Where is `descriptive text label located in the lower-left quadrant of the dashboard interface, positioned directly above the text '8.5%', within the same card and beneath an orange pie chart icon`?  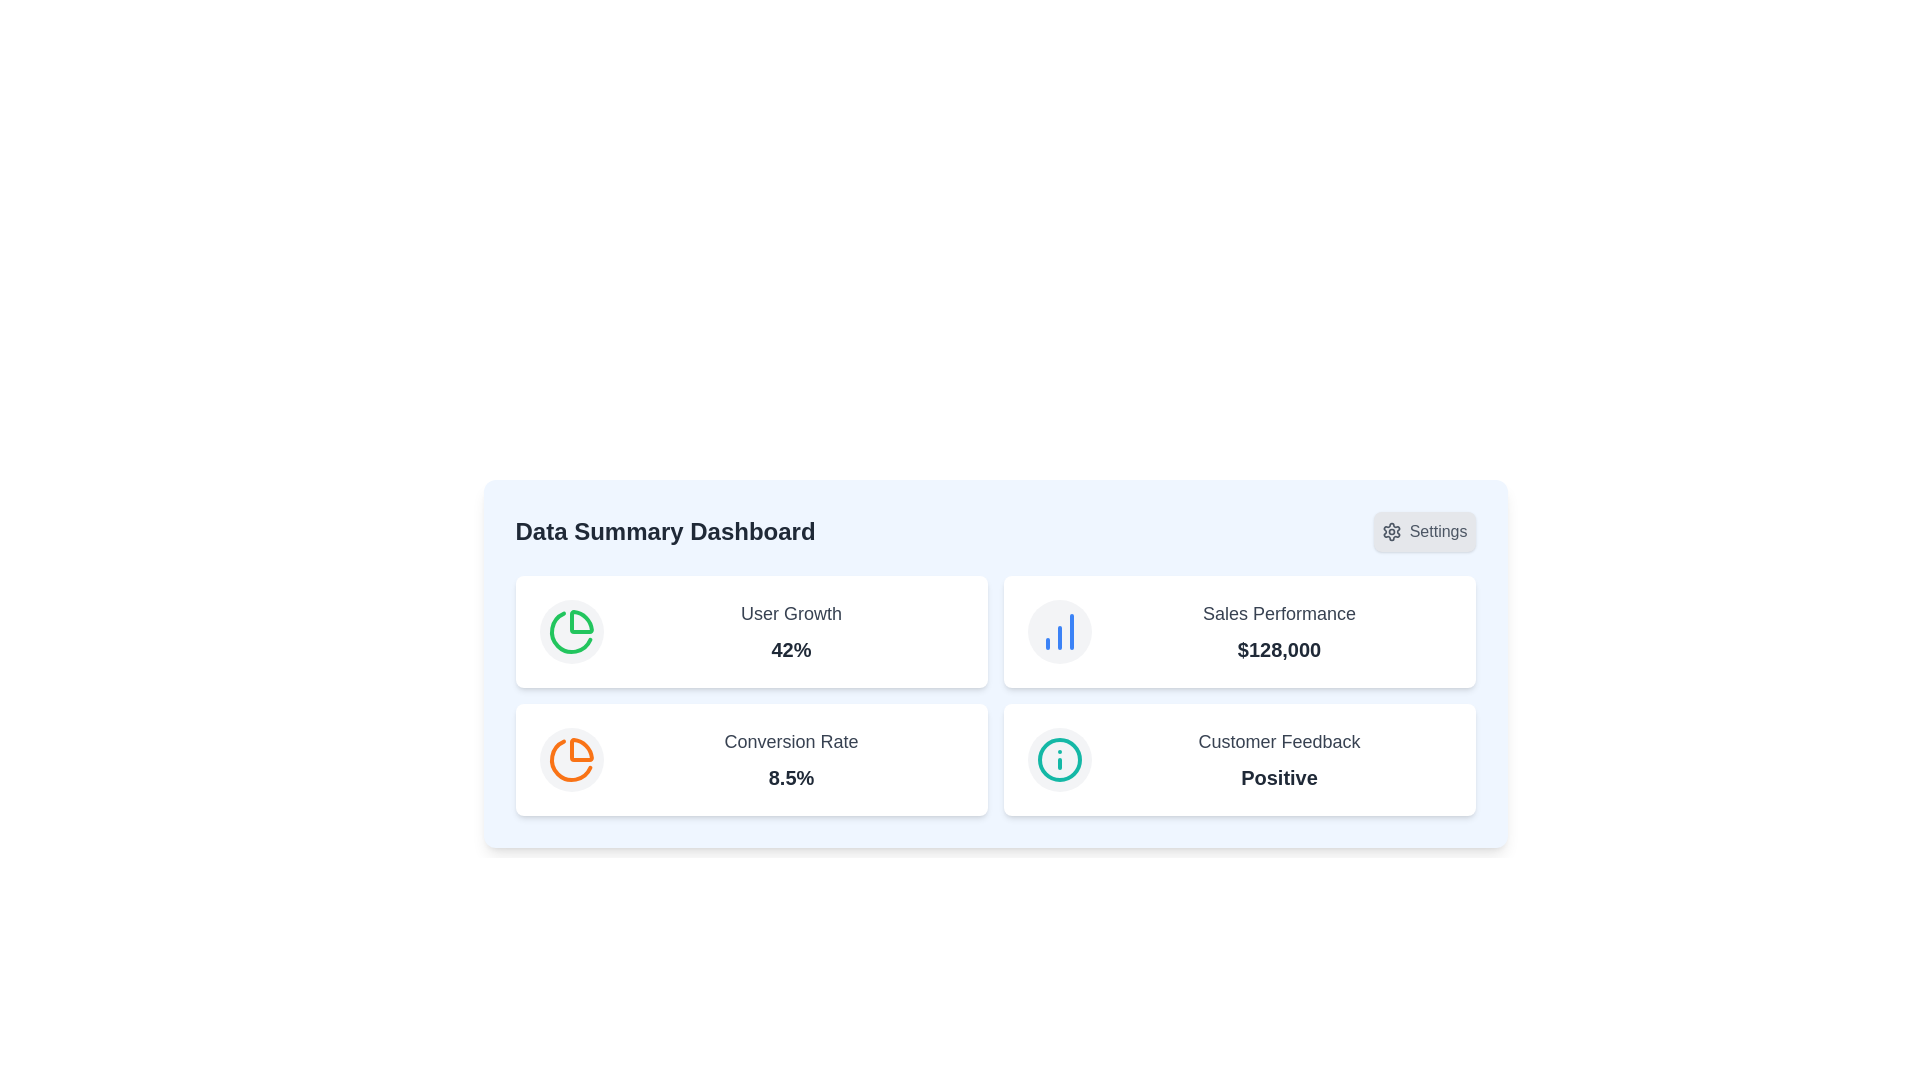
descriptive text label located in the lower-left quadrant of the dashboard interface, positioned directly above the text '8.5%', within the same card and beneath an orange pie chart icon is located at coordinates (790, 741).